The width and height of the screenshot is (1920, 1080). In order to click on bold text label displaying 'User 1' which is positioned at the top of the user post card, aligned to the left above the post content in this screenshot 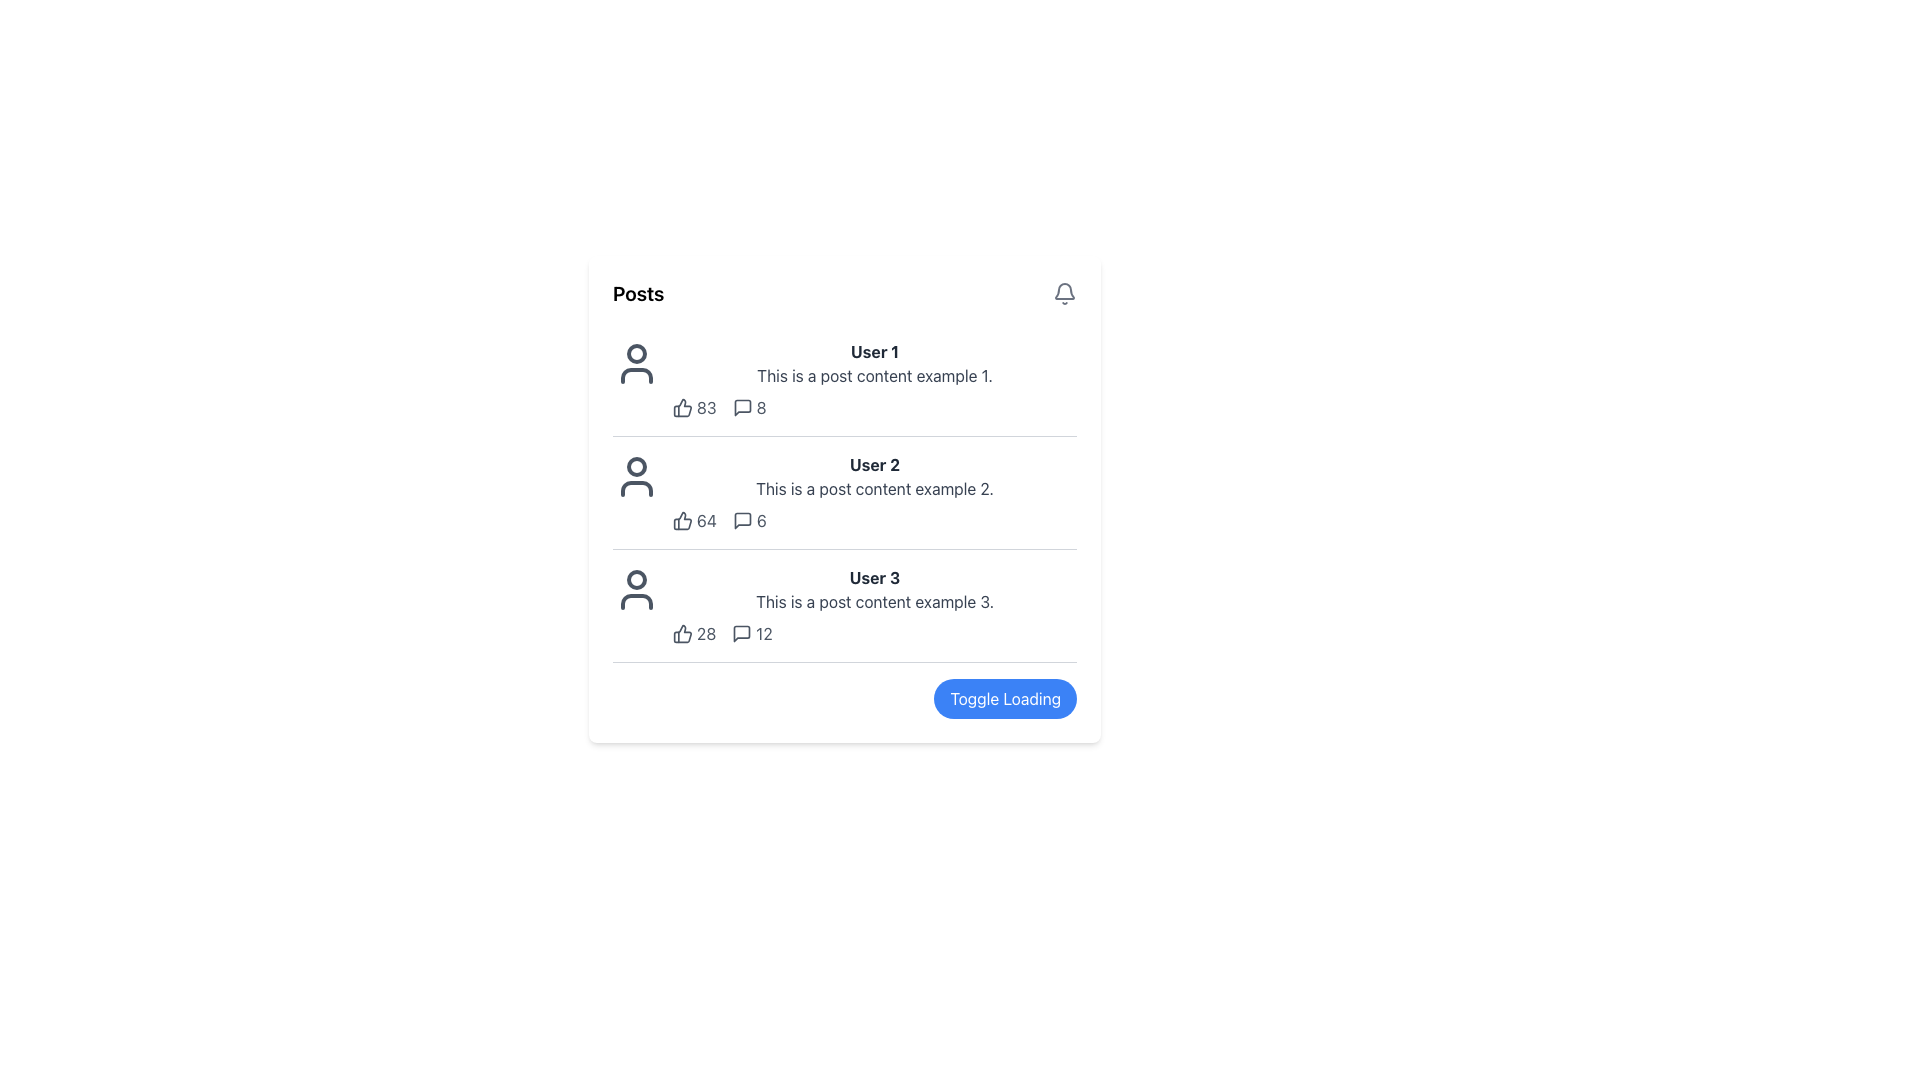, I will do `click(874, 350)`.